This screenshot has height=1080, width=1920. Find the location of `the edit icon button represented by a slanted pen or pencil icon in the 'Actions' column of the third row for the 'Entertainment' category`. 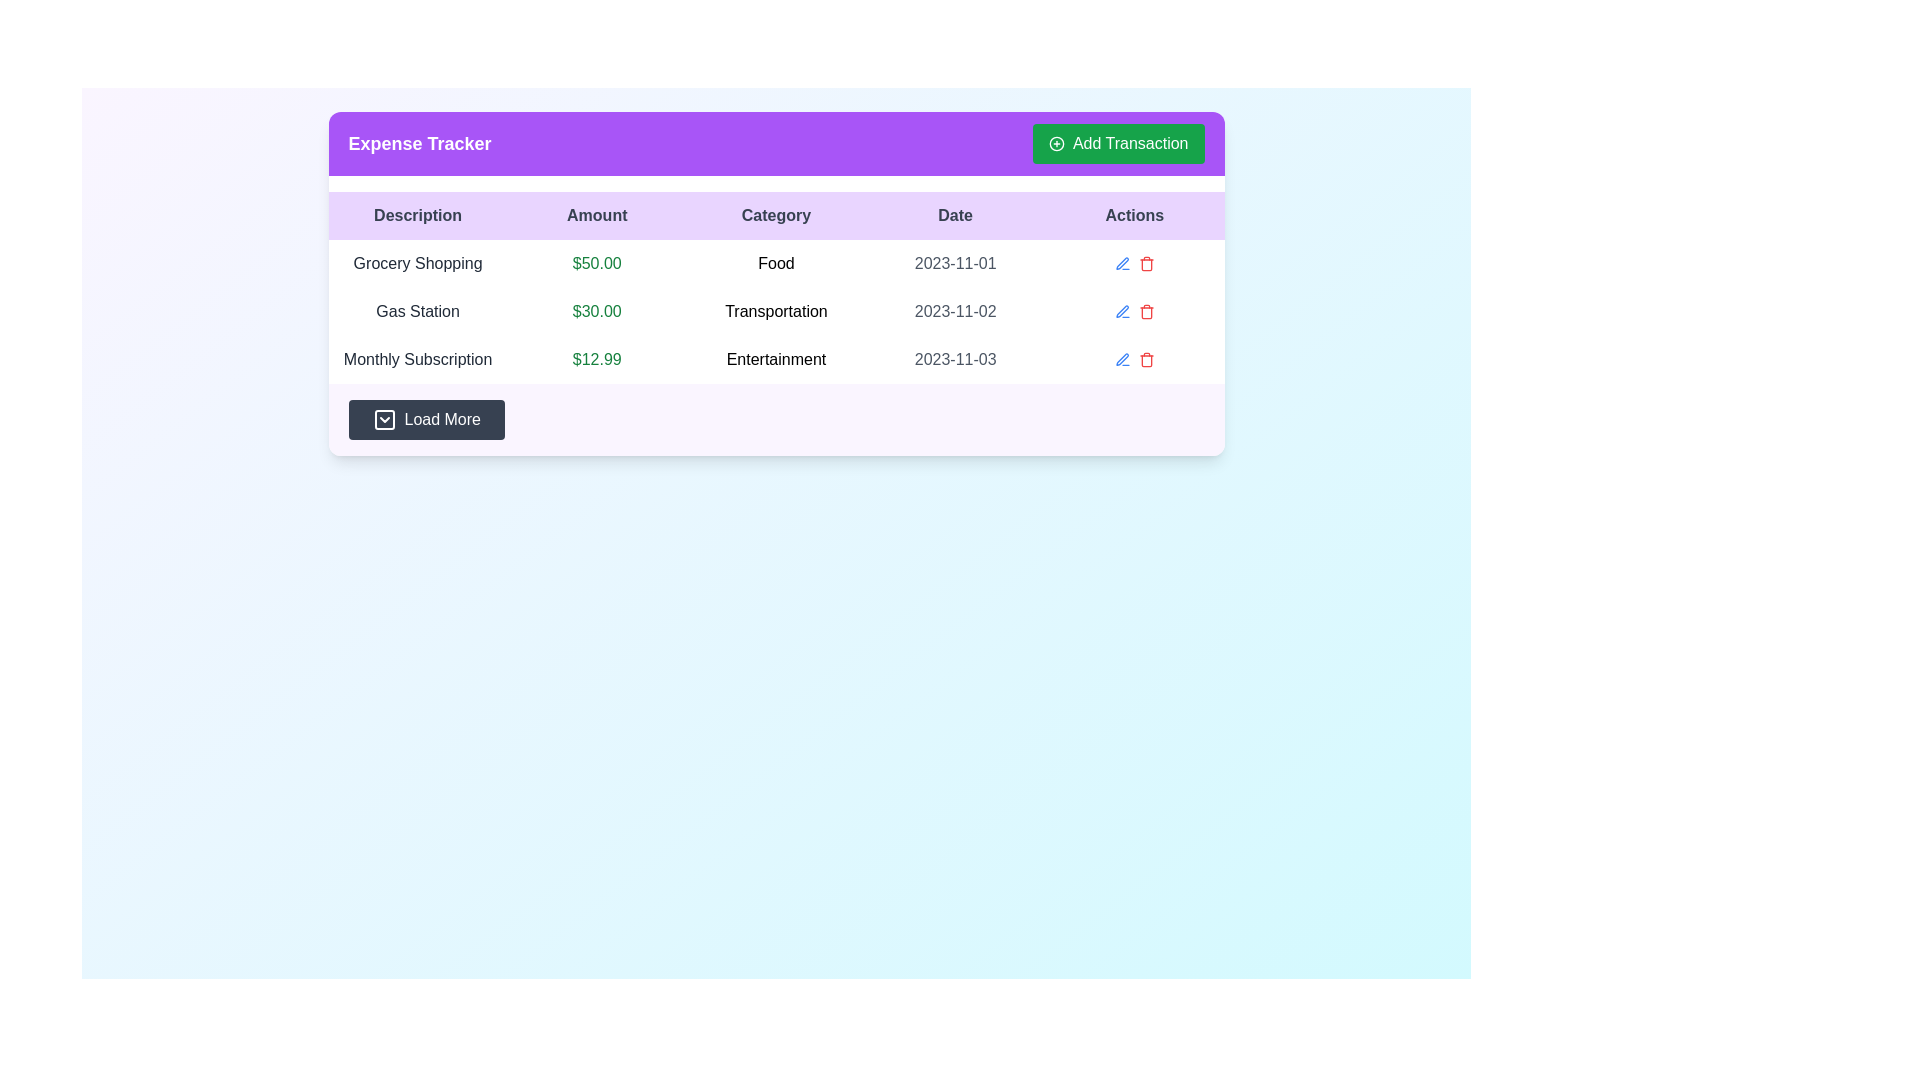

the edit icon button represented by a slanted pen or pencil icon in the 'Actions' column of the third row for the 'Entertainment' category is located at coordinates (1122, 262).